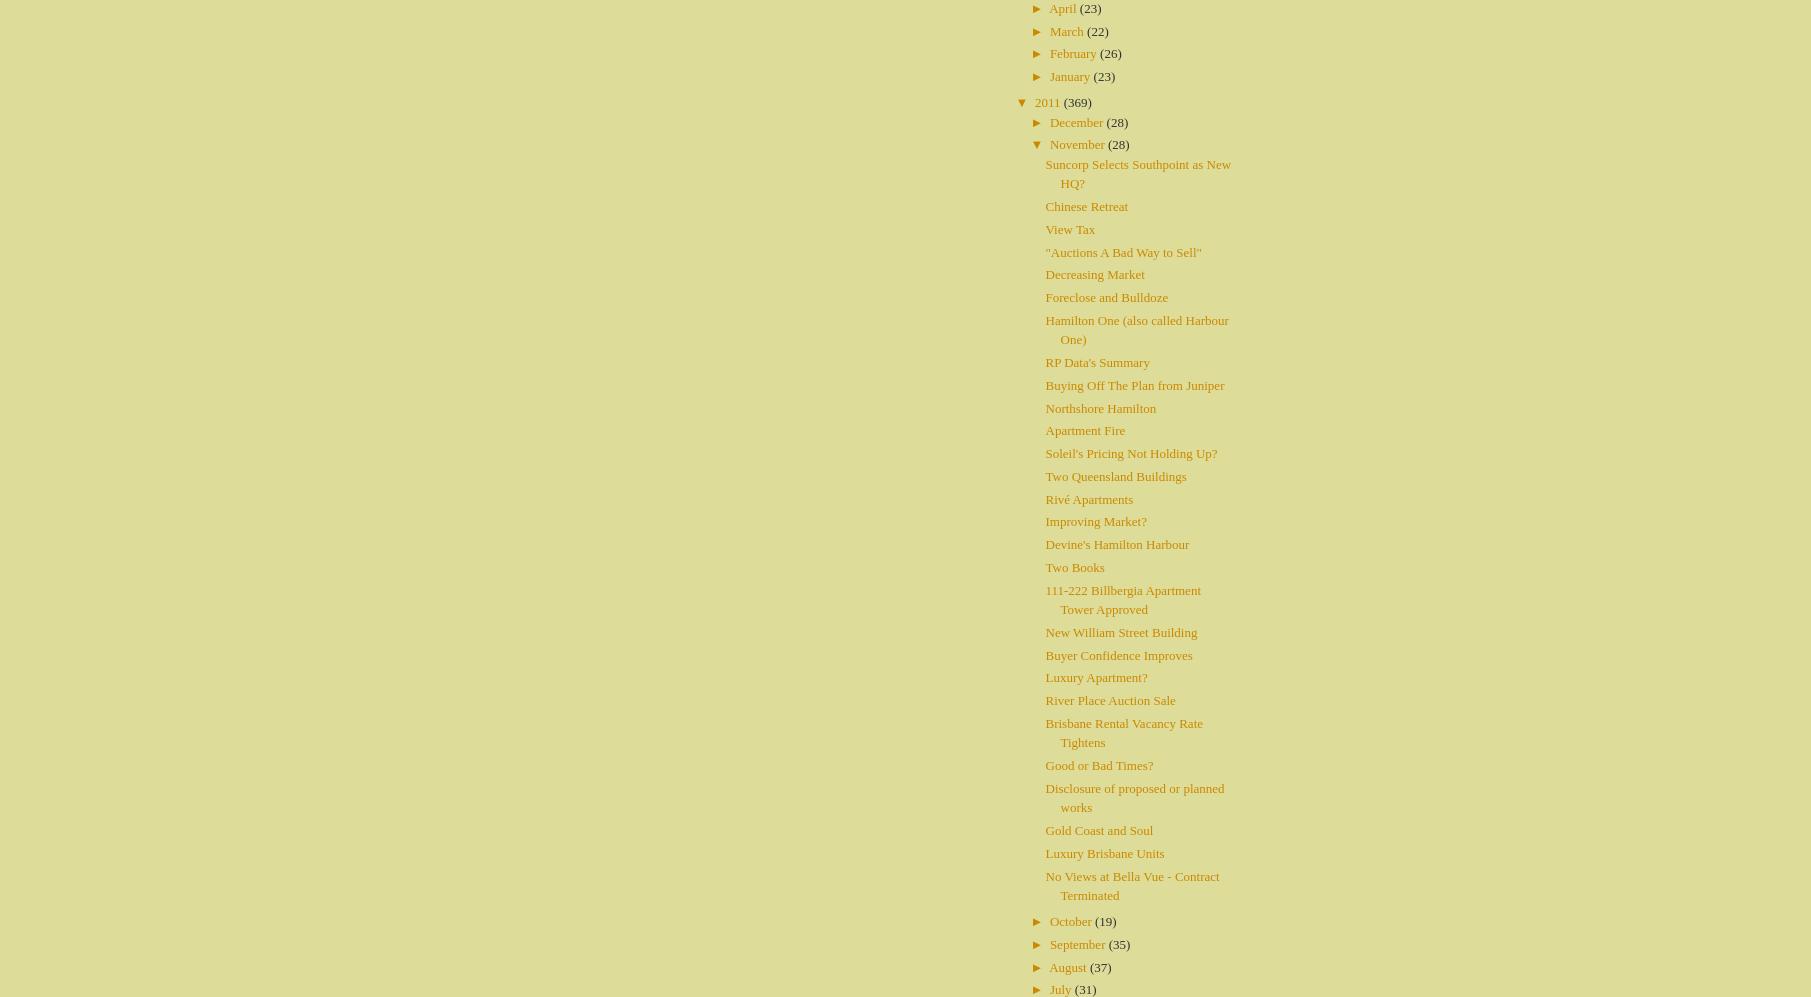 The height and width of the screenshot is (997, 1811). Describe the element at coordinates (1044, 630) in the screenshot. I see `'New William Street Building'` at that location.